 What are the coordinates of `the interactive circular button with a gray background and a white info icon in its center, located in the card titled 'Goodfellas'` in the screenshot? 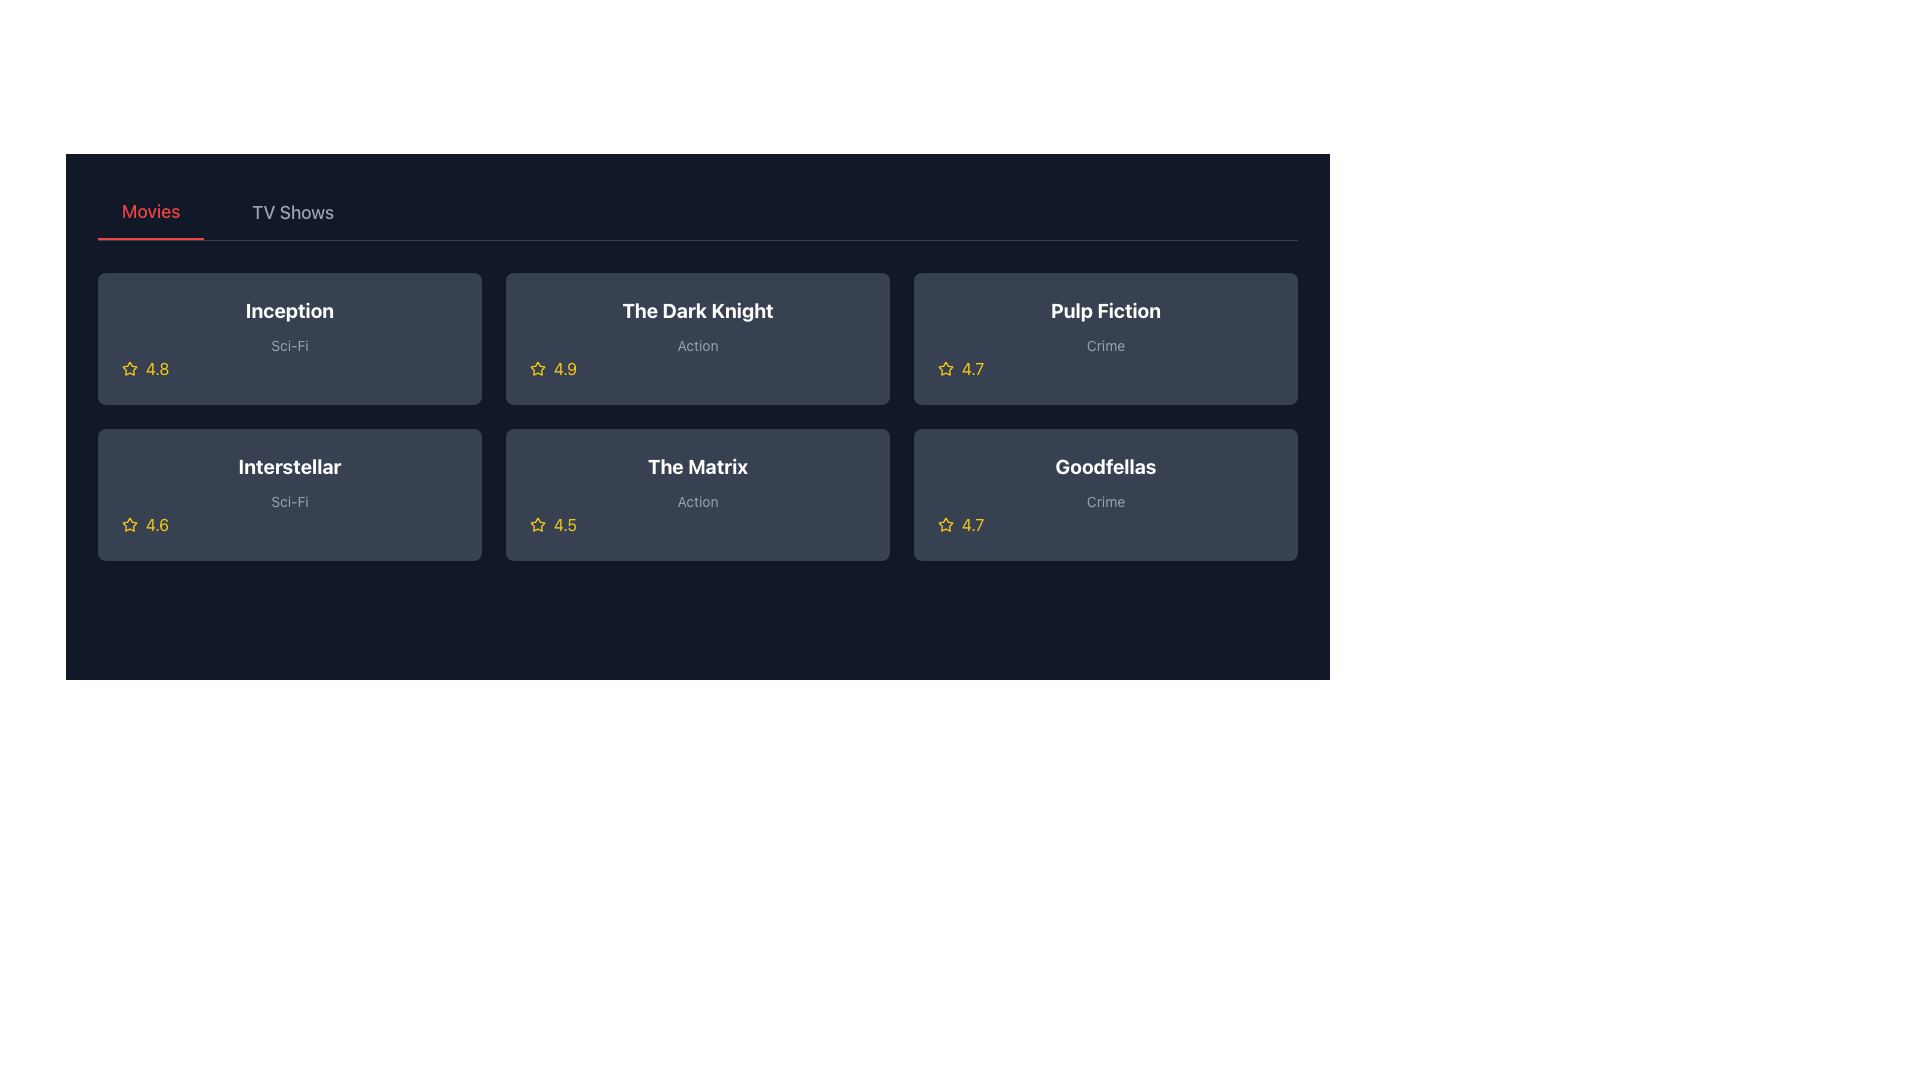 It's located at (1104, 494).